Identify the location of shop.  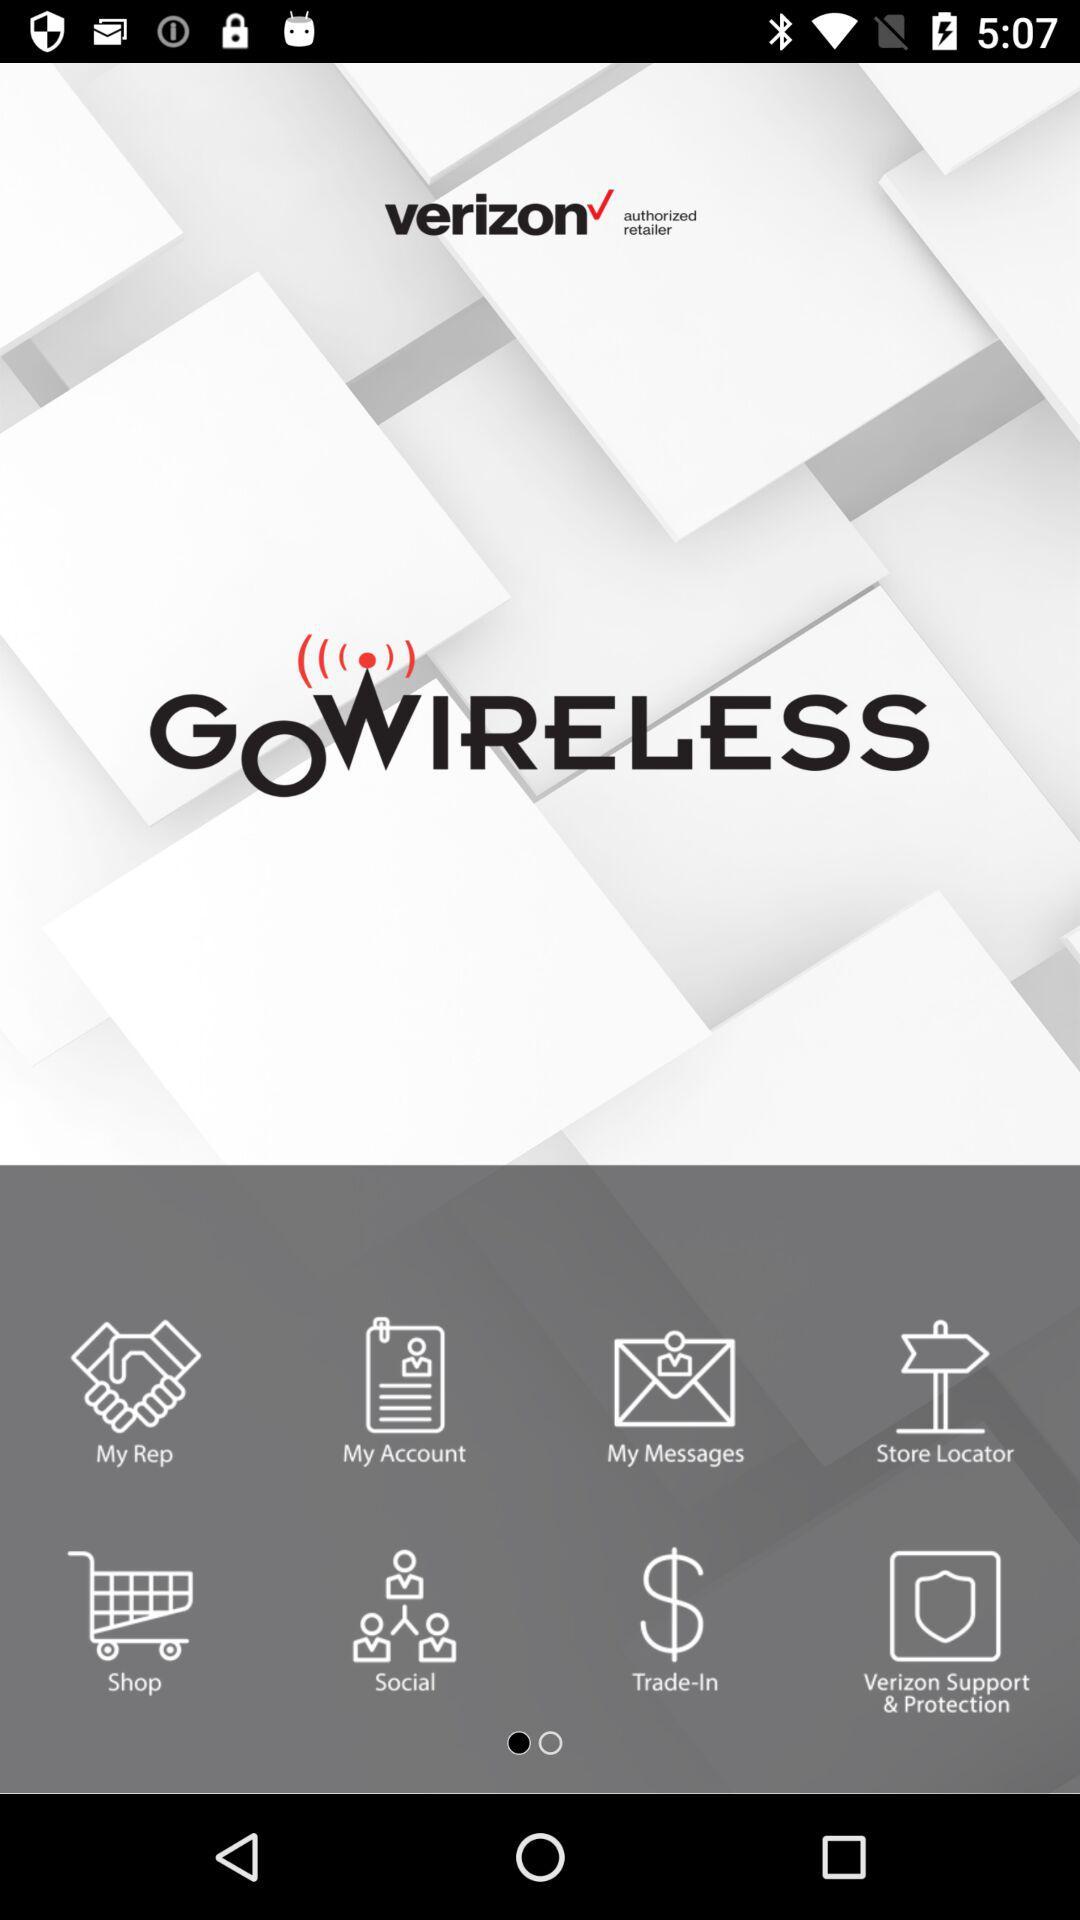
(135, 1620).